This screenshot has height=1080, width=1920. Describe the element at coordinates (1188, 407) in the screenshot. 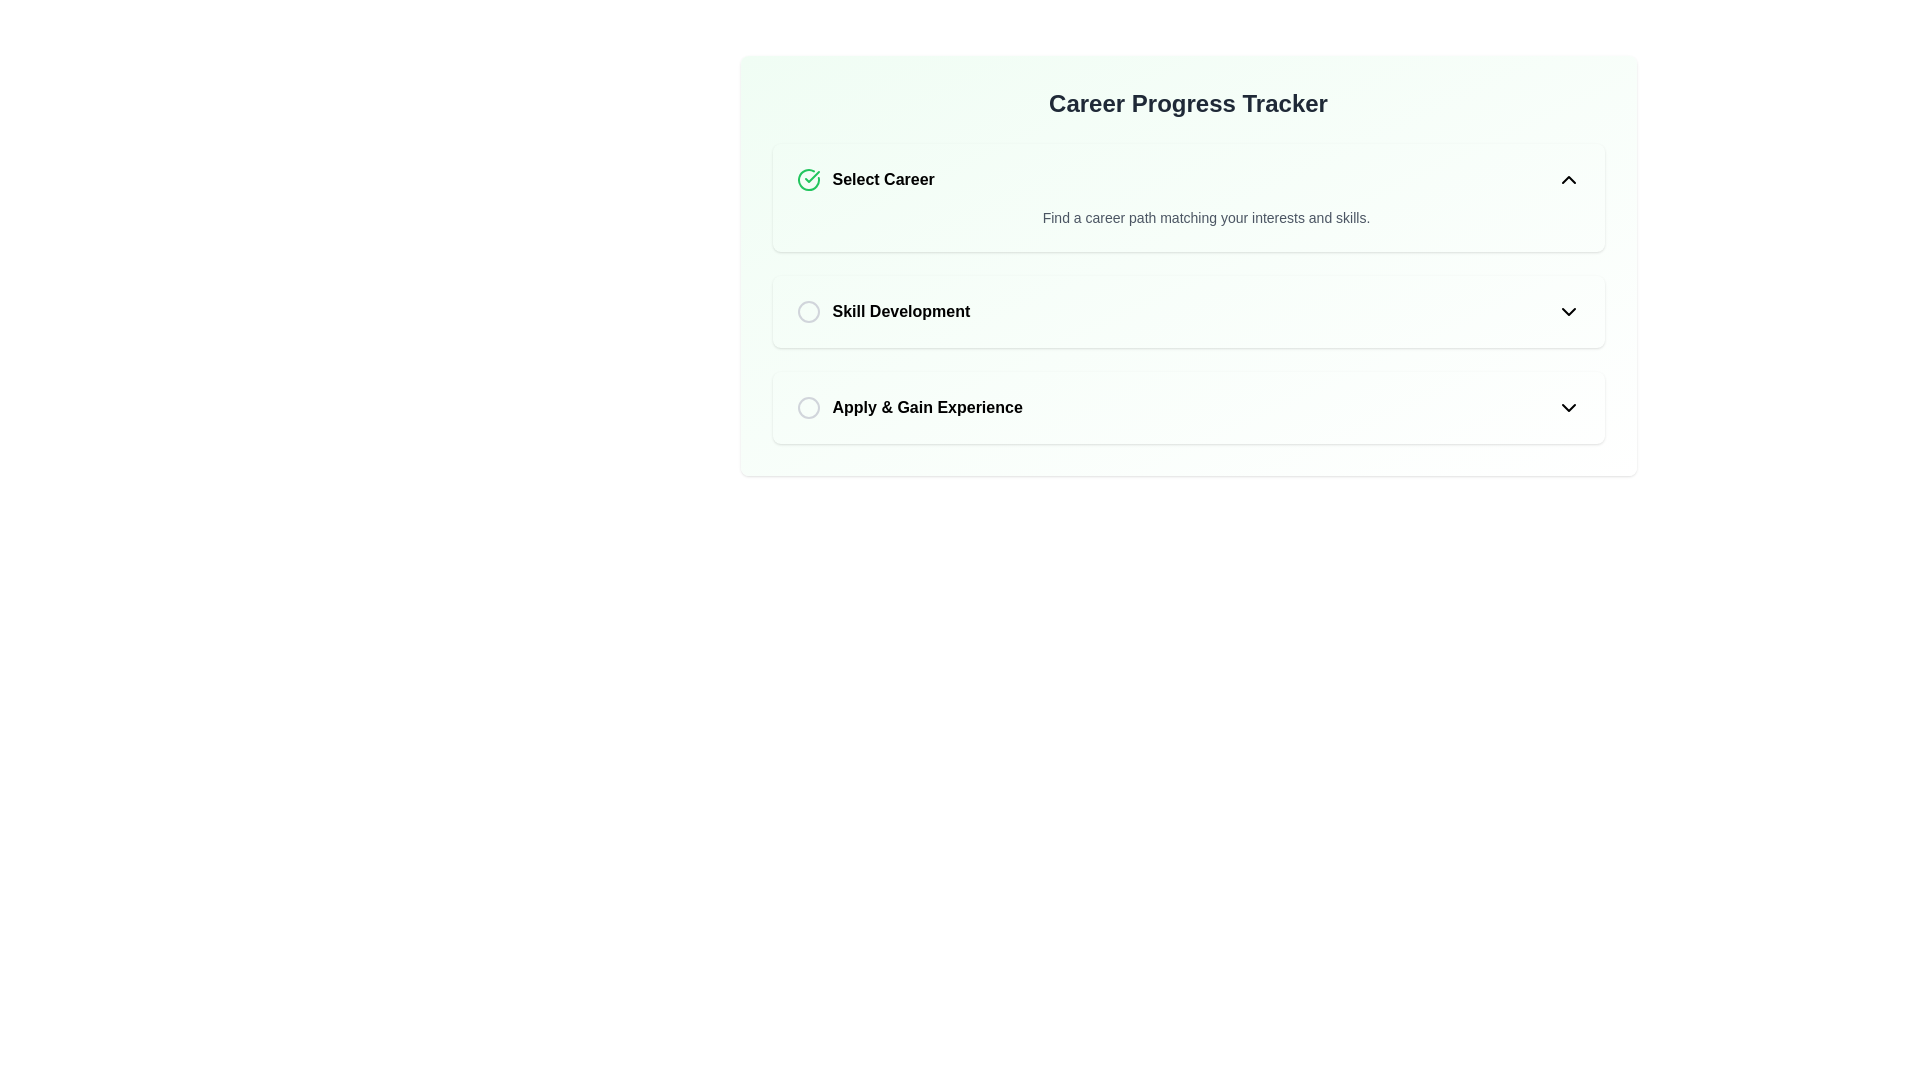

I see `the 'Apply & Gain Experience' interactive step component in the career progression interface for navigation purposes` at that location.